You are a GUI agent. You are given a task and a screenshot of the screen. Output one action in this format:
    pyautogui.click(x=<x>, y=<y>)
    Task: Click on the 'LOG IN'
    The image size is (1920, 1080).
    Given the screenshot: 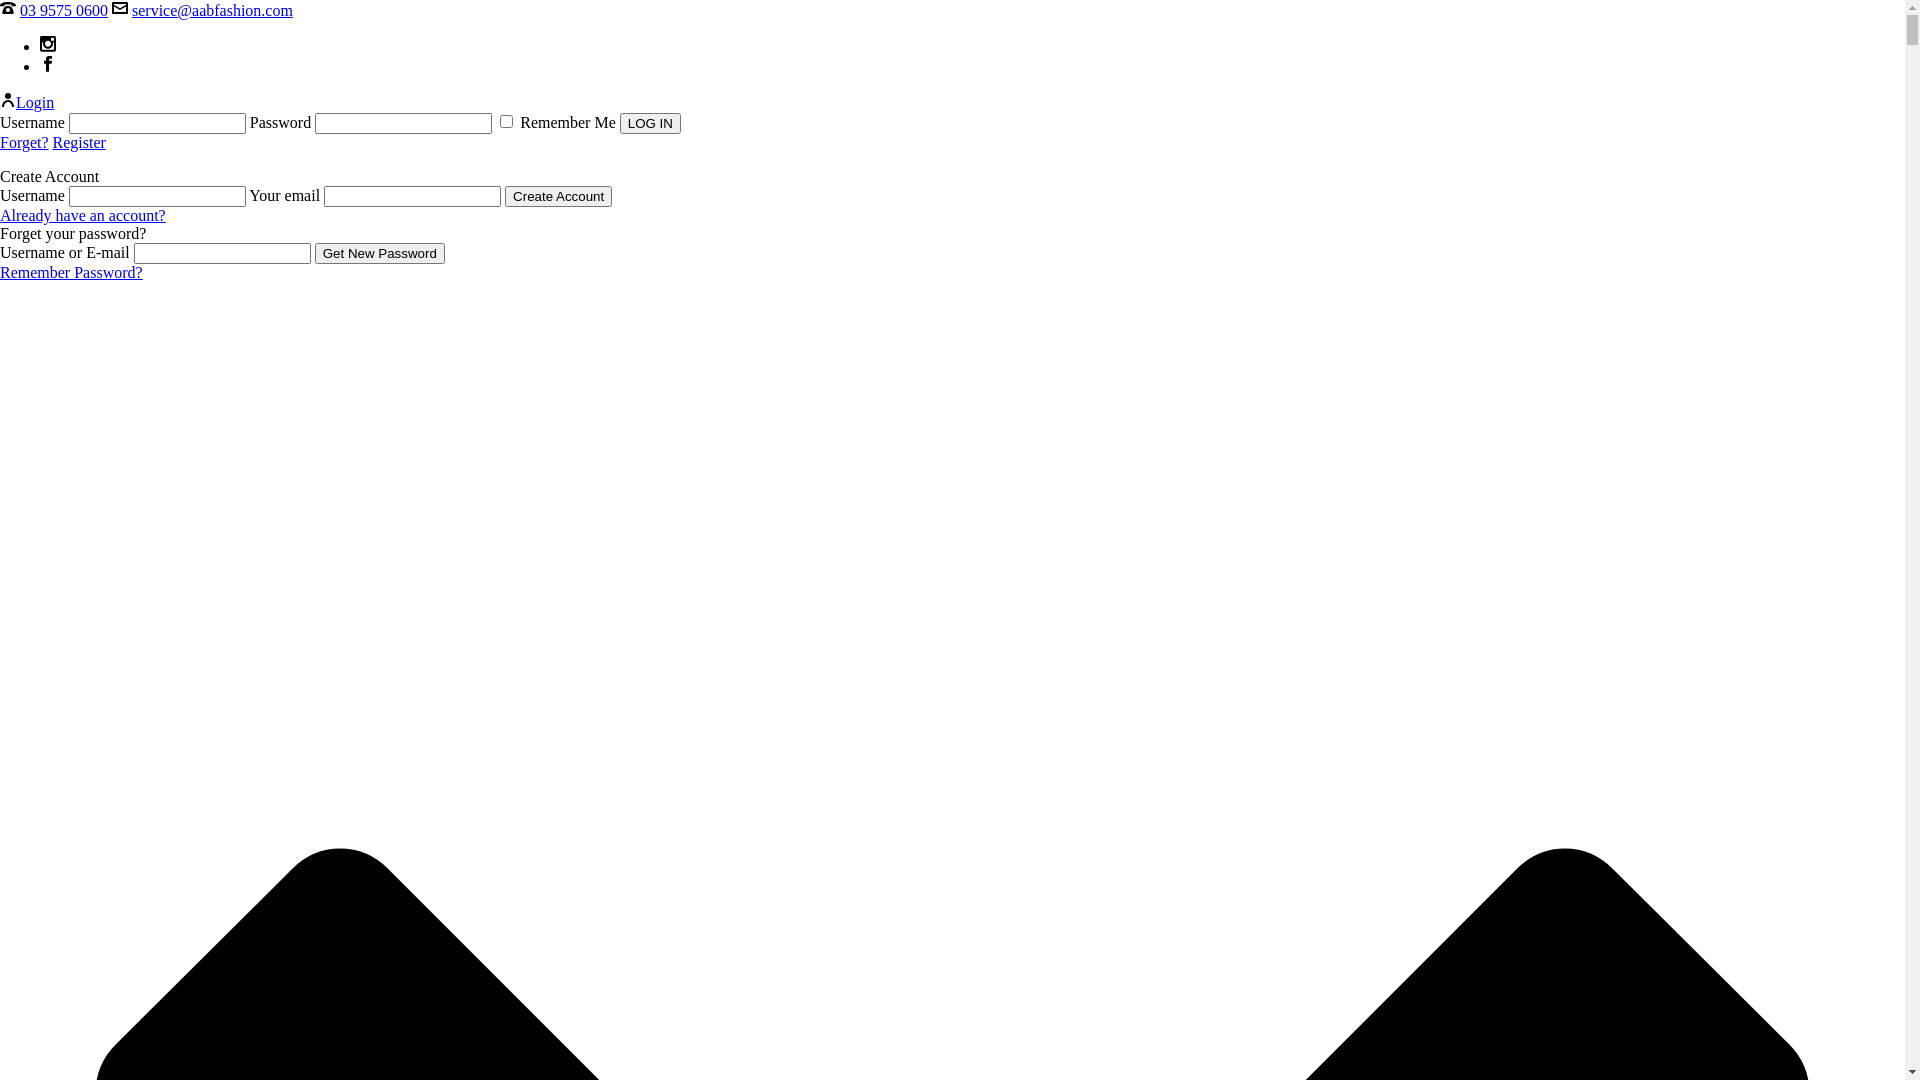 What is the action you would take?
    pyautogui.click(x=650, y=123)
    